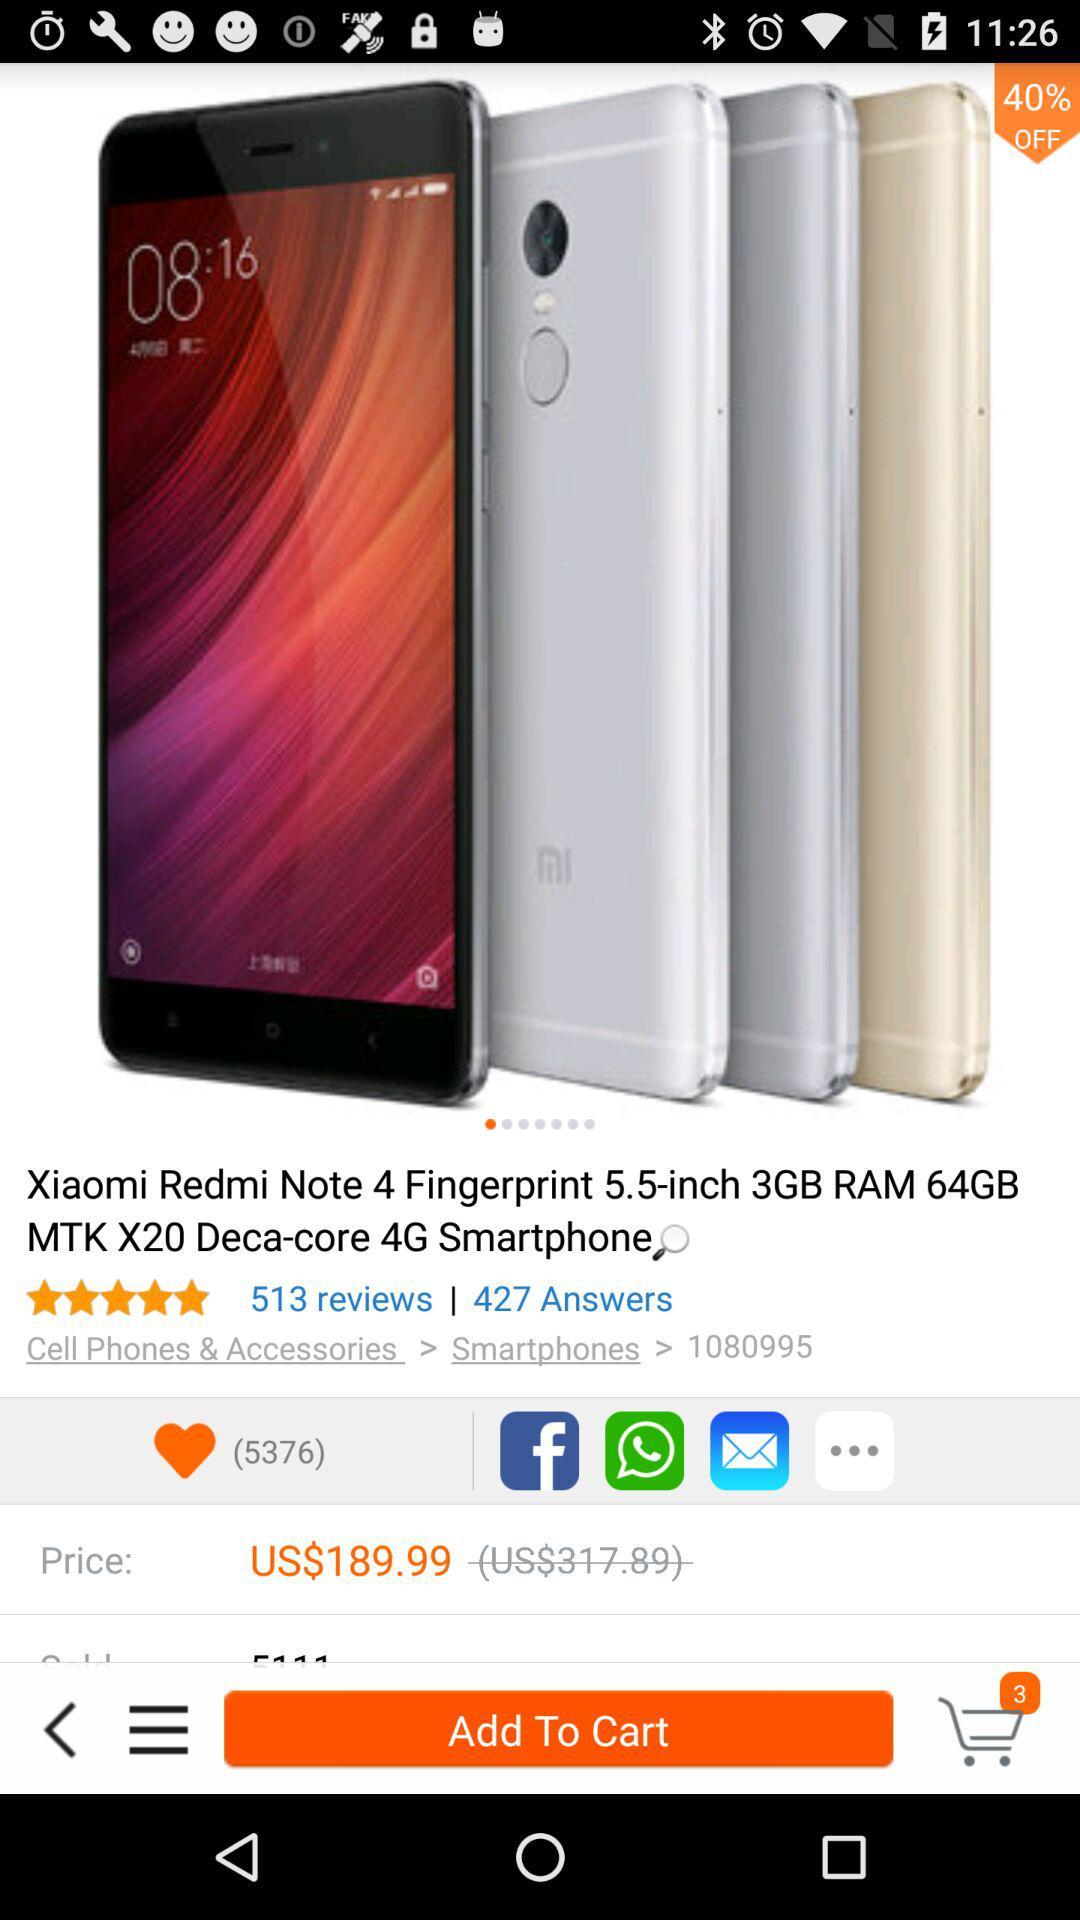 Image resolution: width=1080 pixels, height=1920 pixels. I want to click on next, so click(522, 1124).